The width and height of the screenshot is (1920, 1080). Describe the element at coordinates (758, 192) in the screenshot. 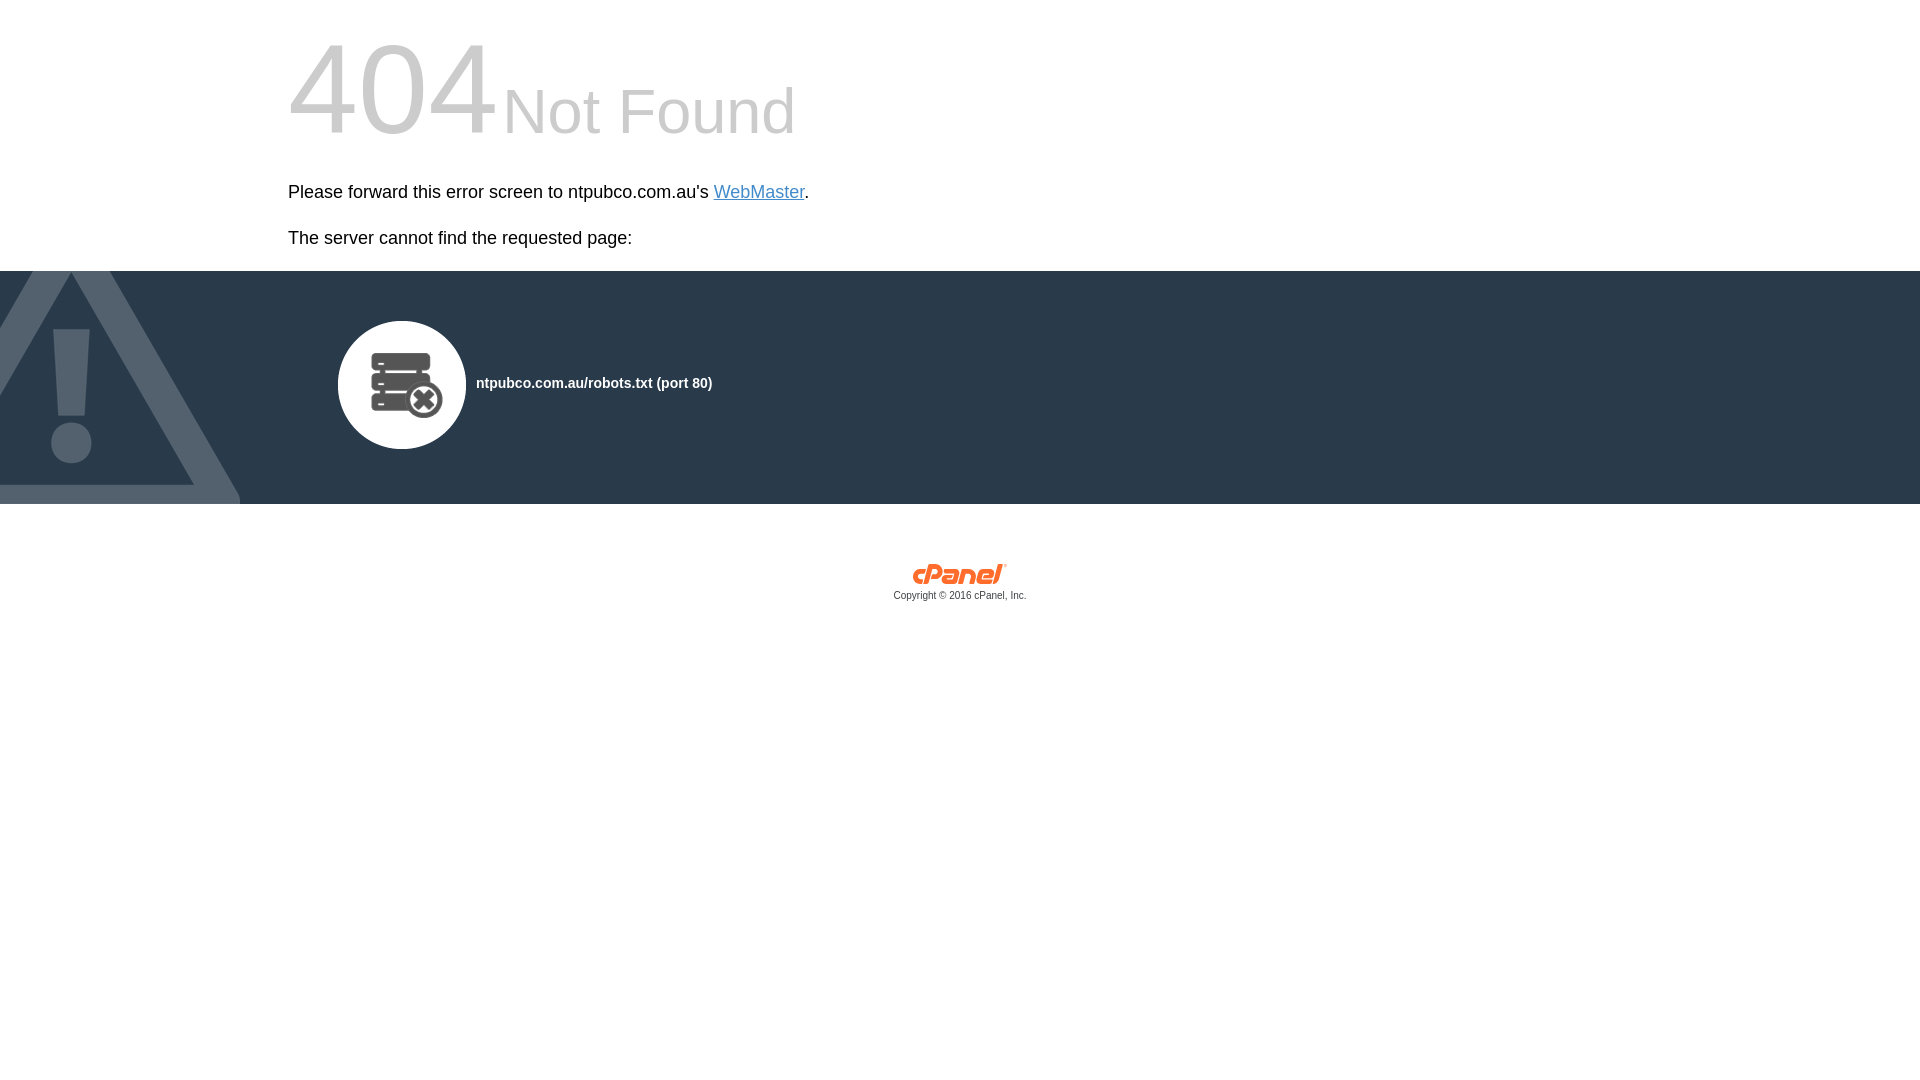

I see `'WebMaster'` at that location.